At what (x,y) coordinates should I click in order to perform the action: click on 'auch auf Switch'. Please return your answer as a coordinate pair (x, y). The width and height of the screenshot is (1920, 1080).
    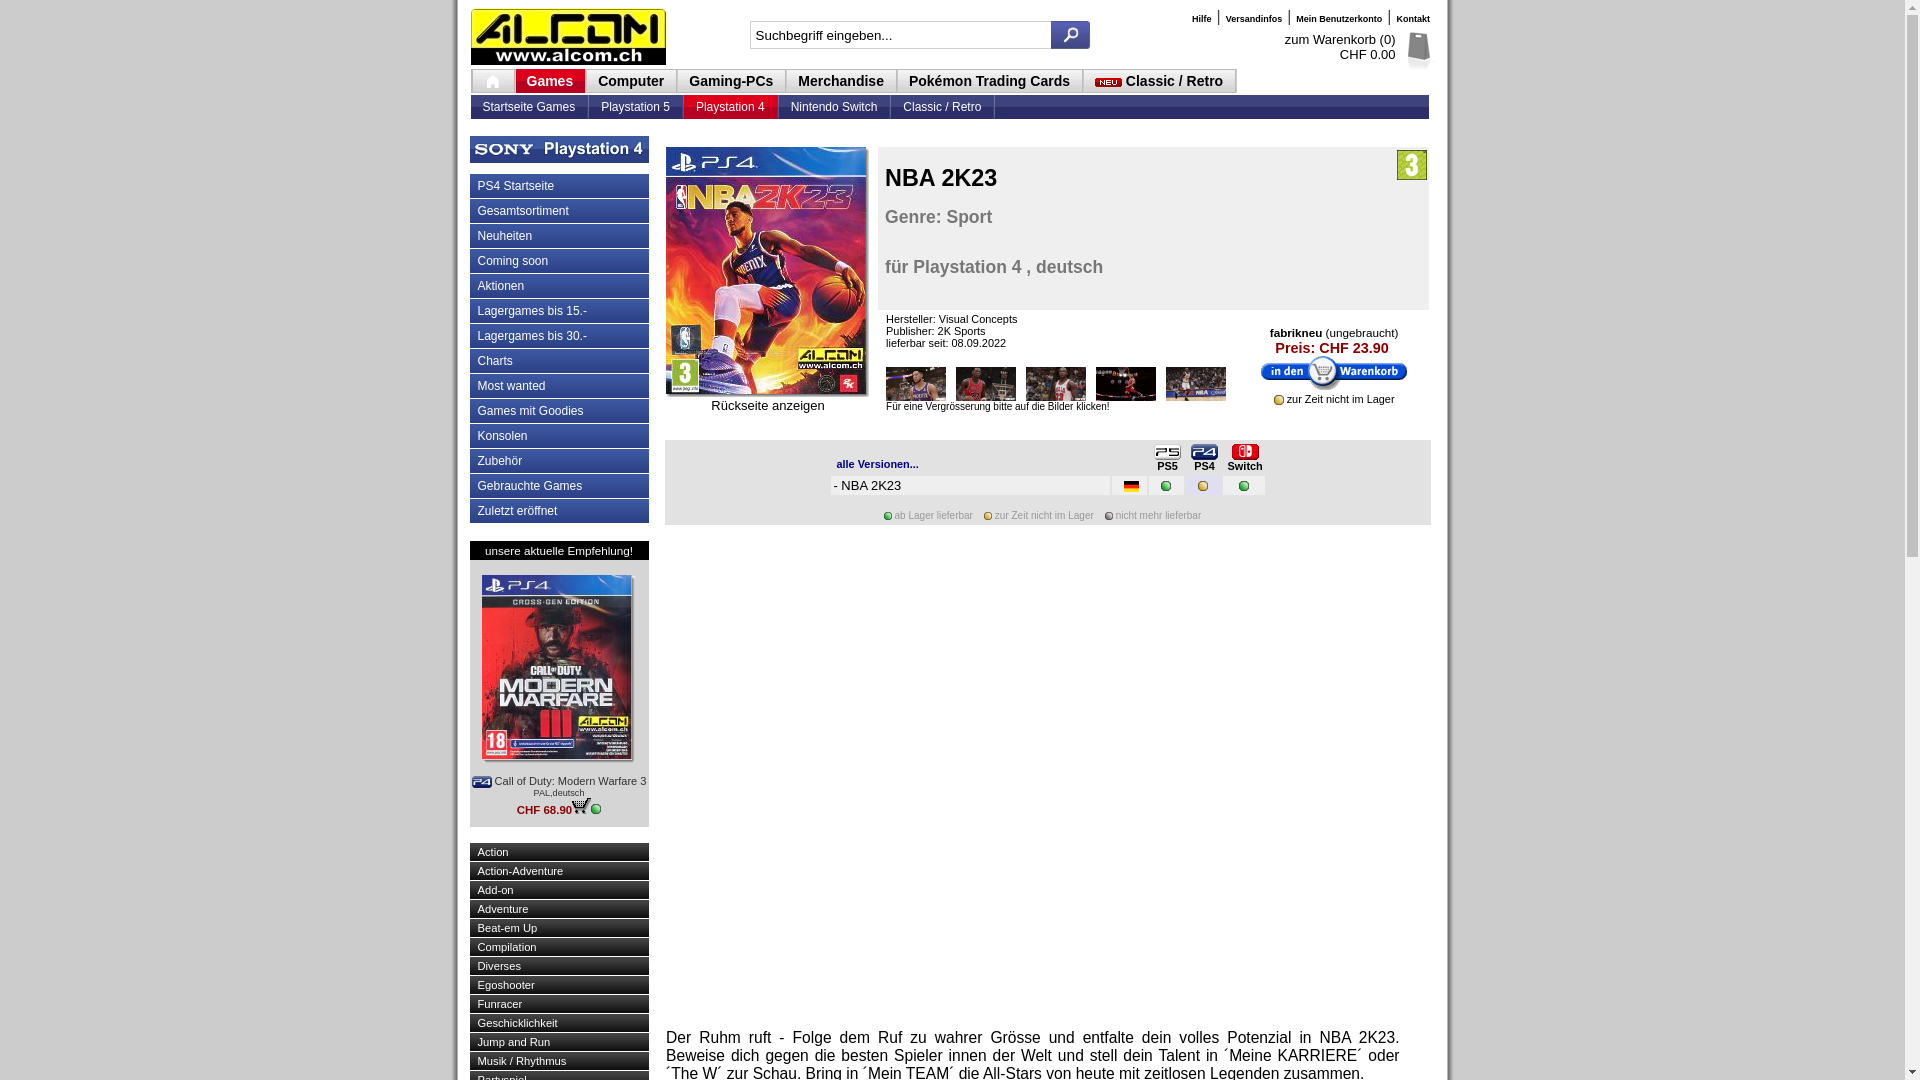
    Looking at the image, I should click on (1244, 451).